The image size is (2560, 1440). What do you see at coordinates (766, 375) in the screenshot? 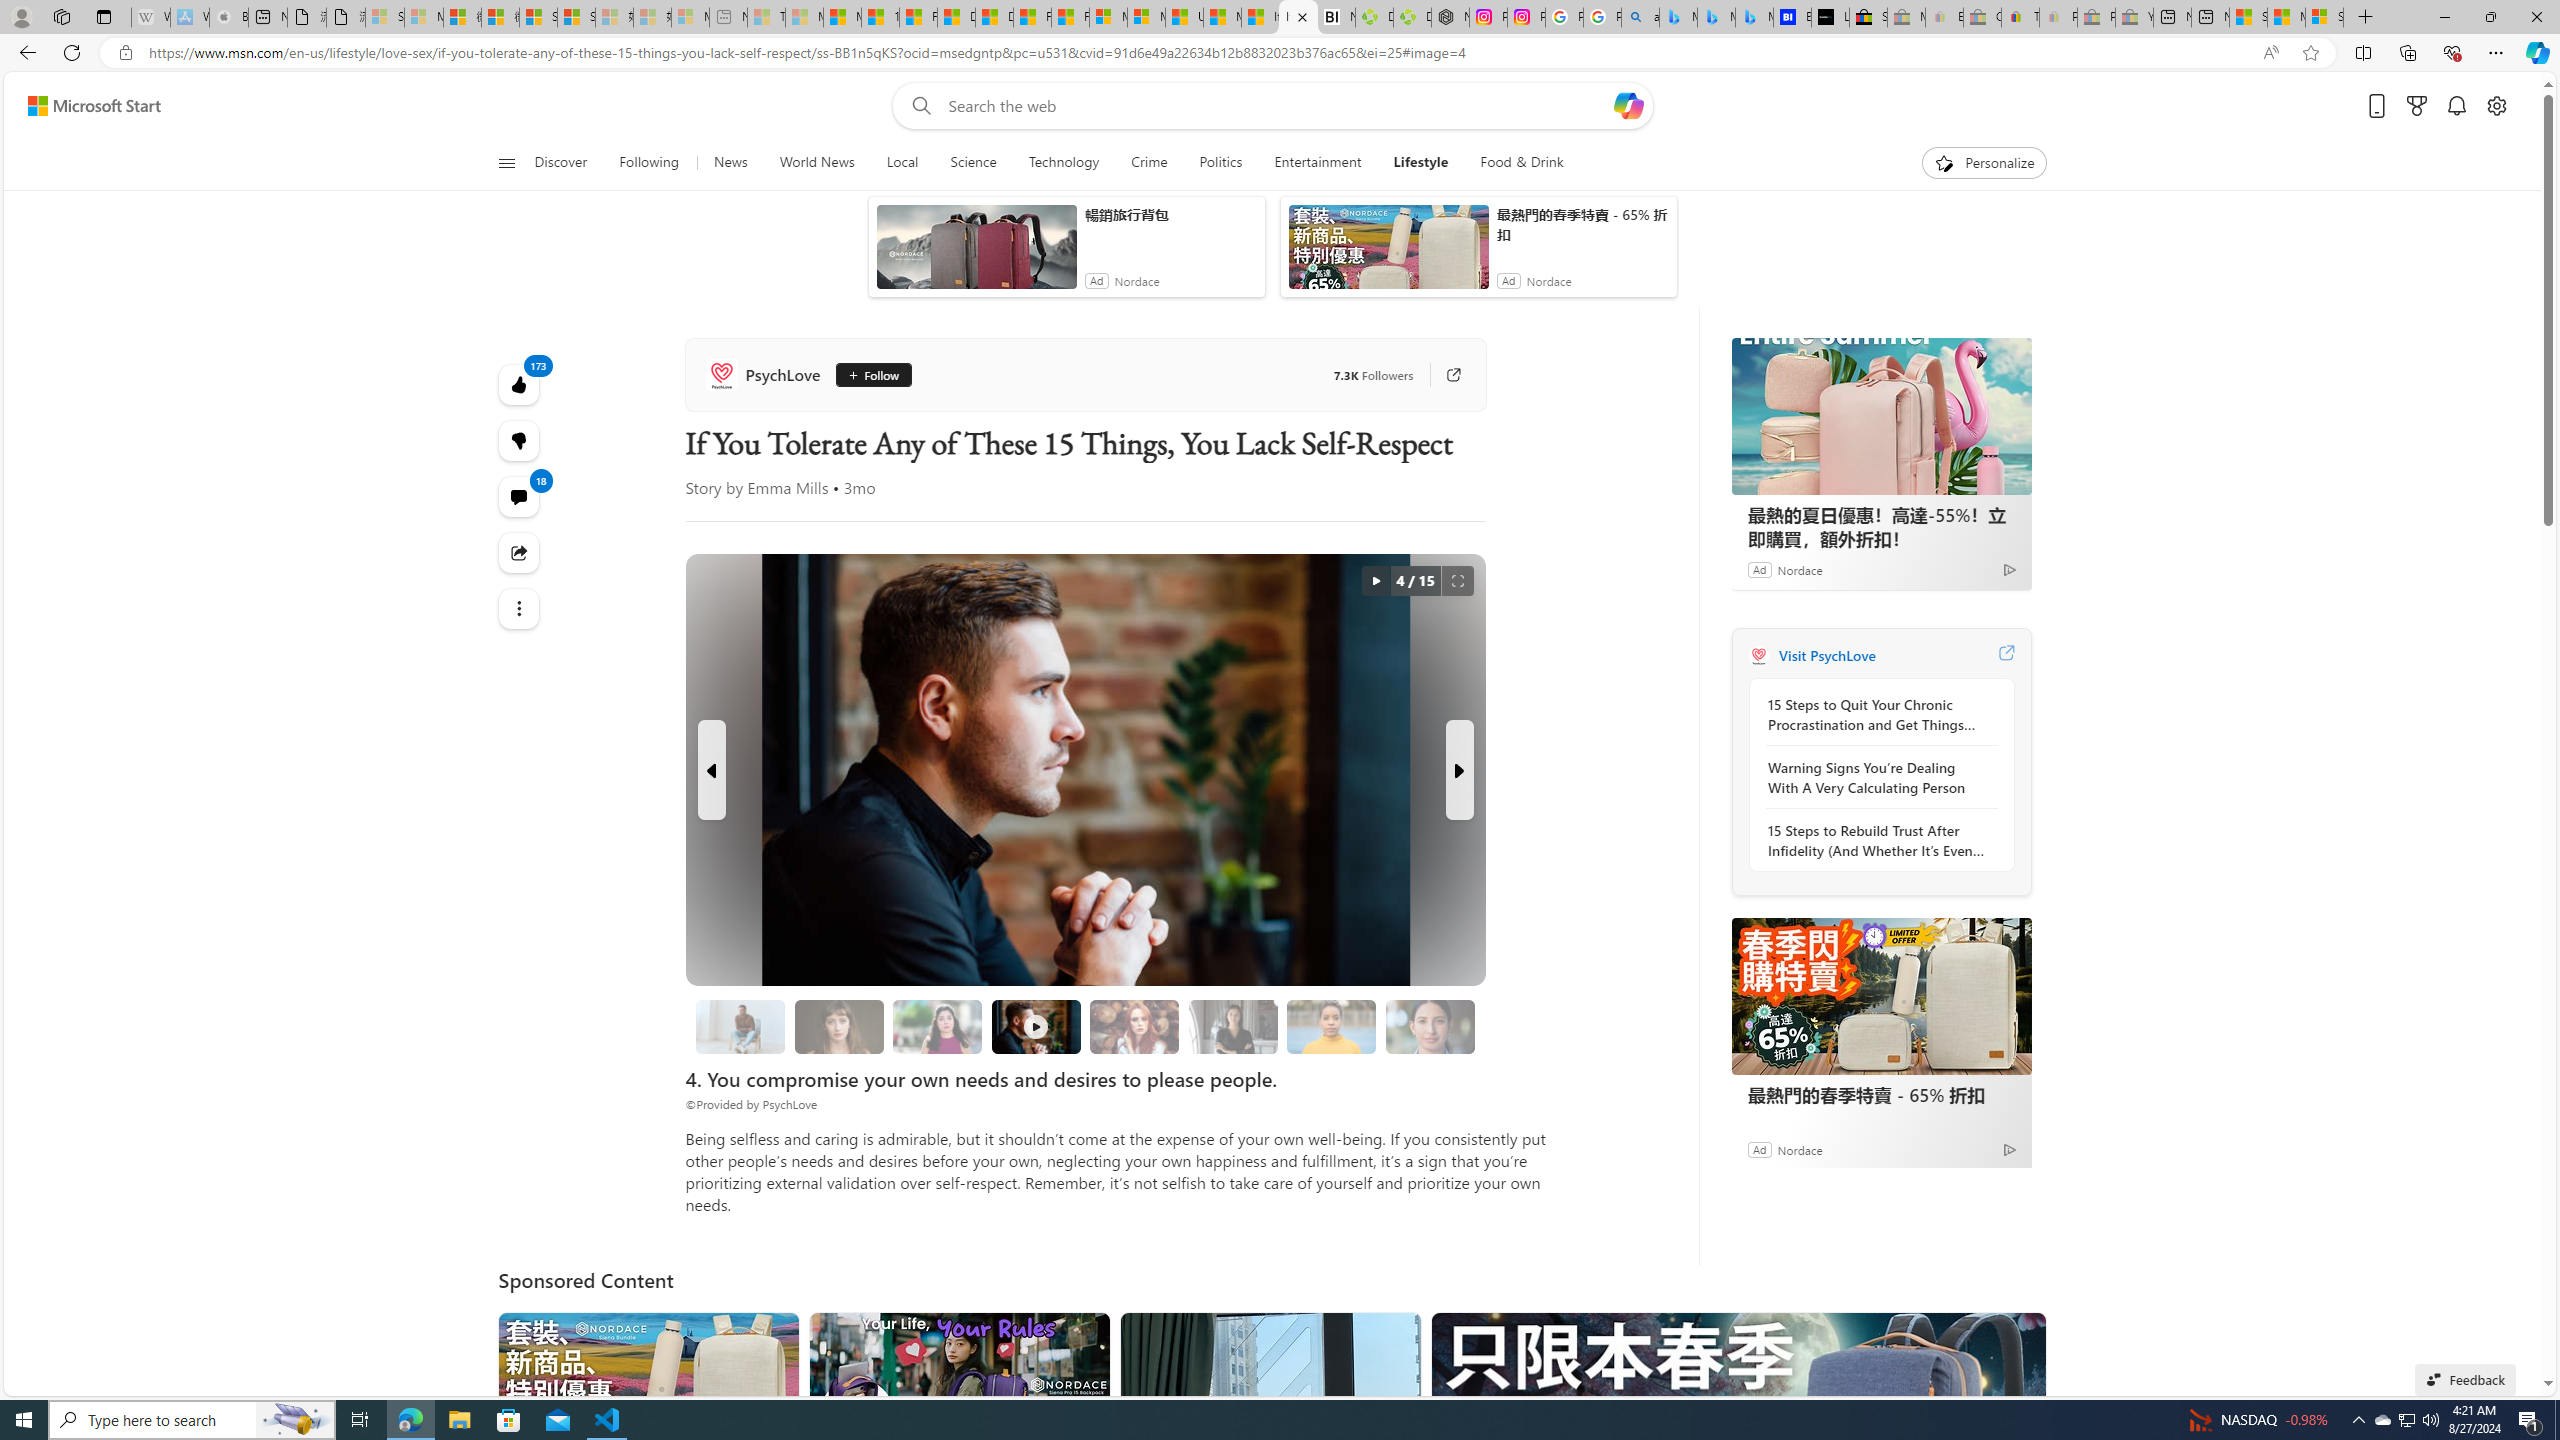
I see `'PsychLove'` at bounding box center [766, 375].